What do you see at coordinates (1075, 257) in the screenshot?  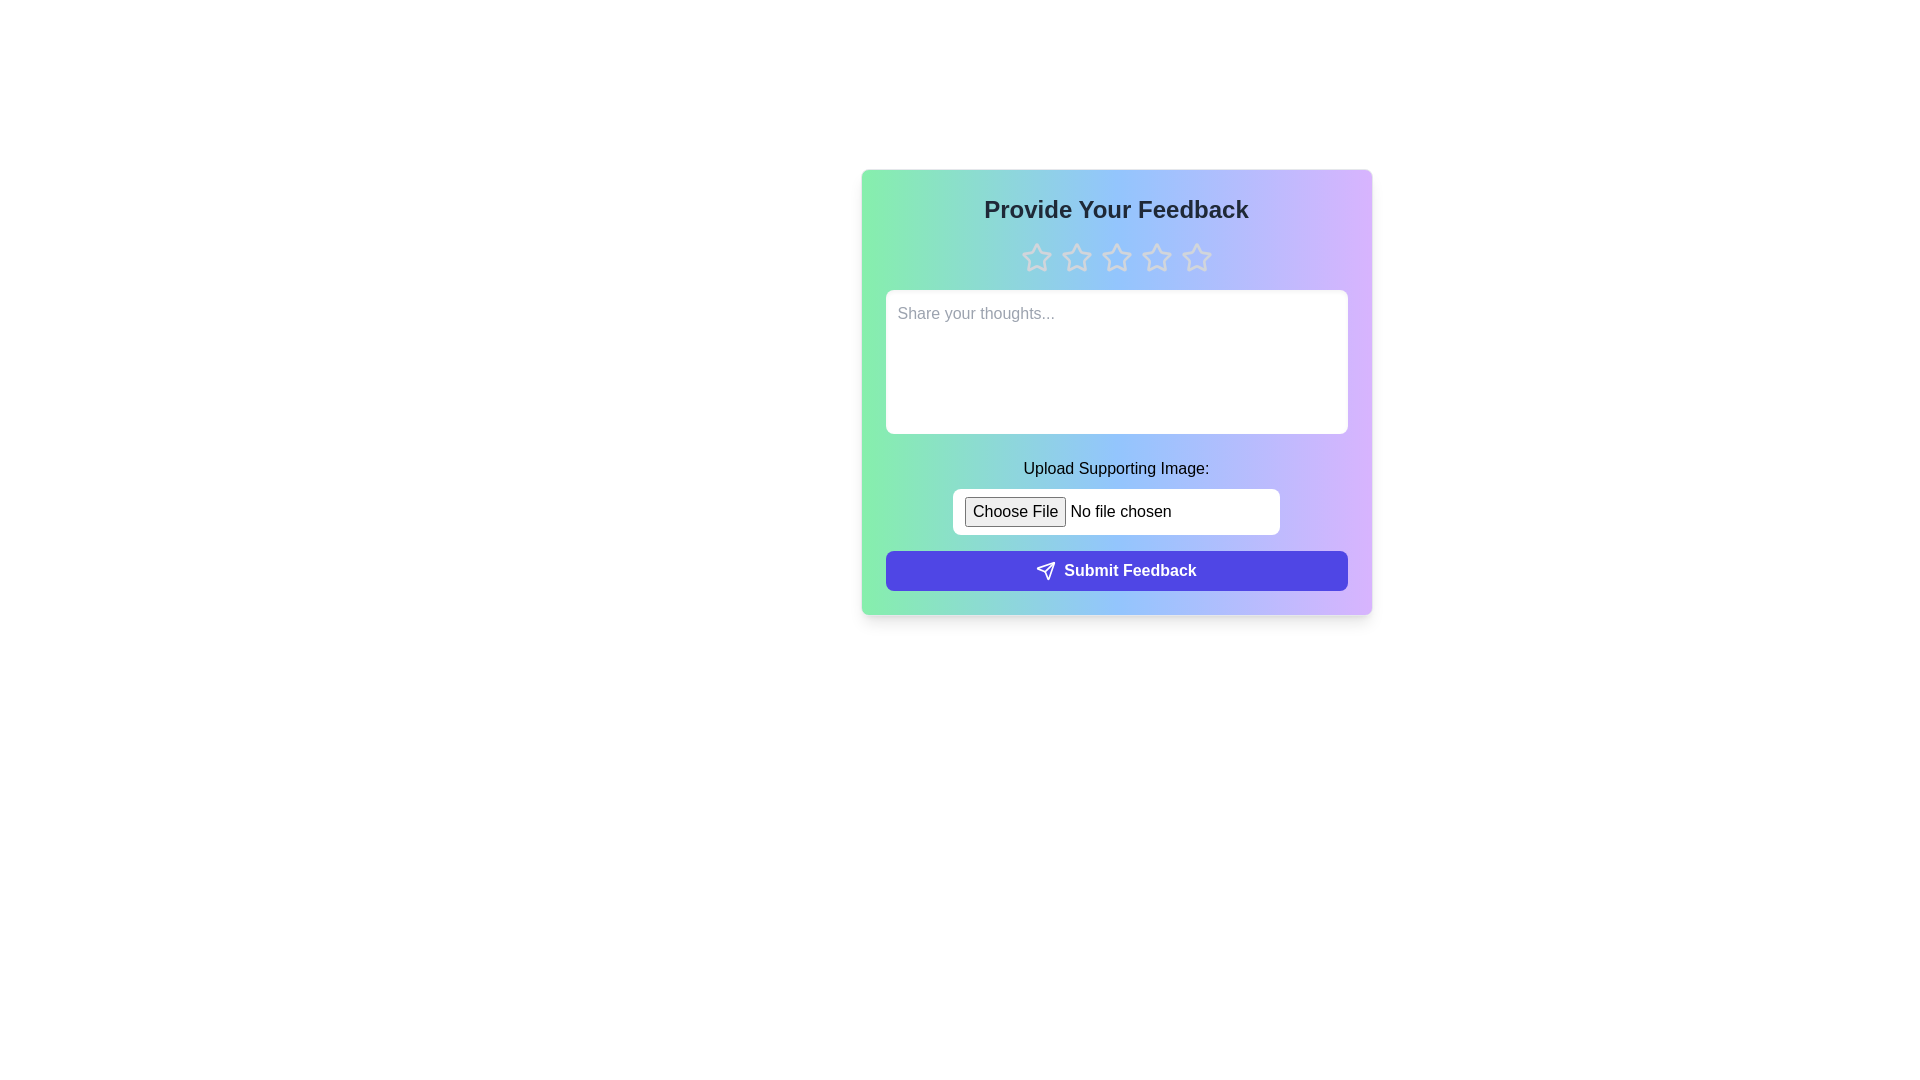 I see `the second star icon from the left` at bounding box center [1075, 257].